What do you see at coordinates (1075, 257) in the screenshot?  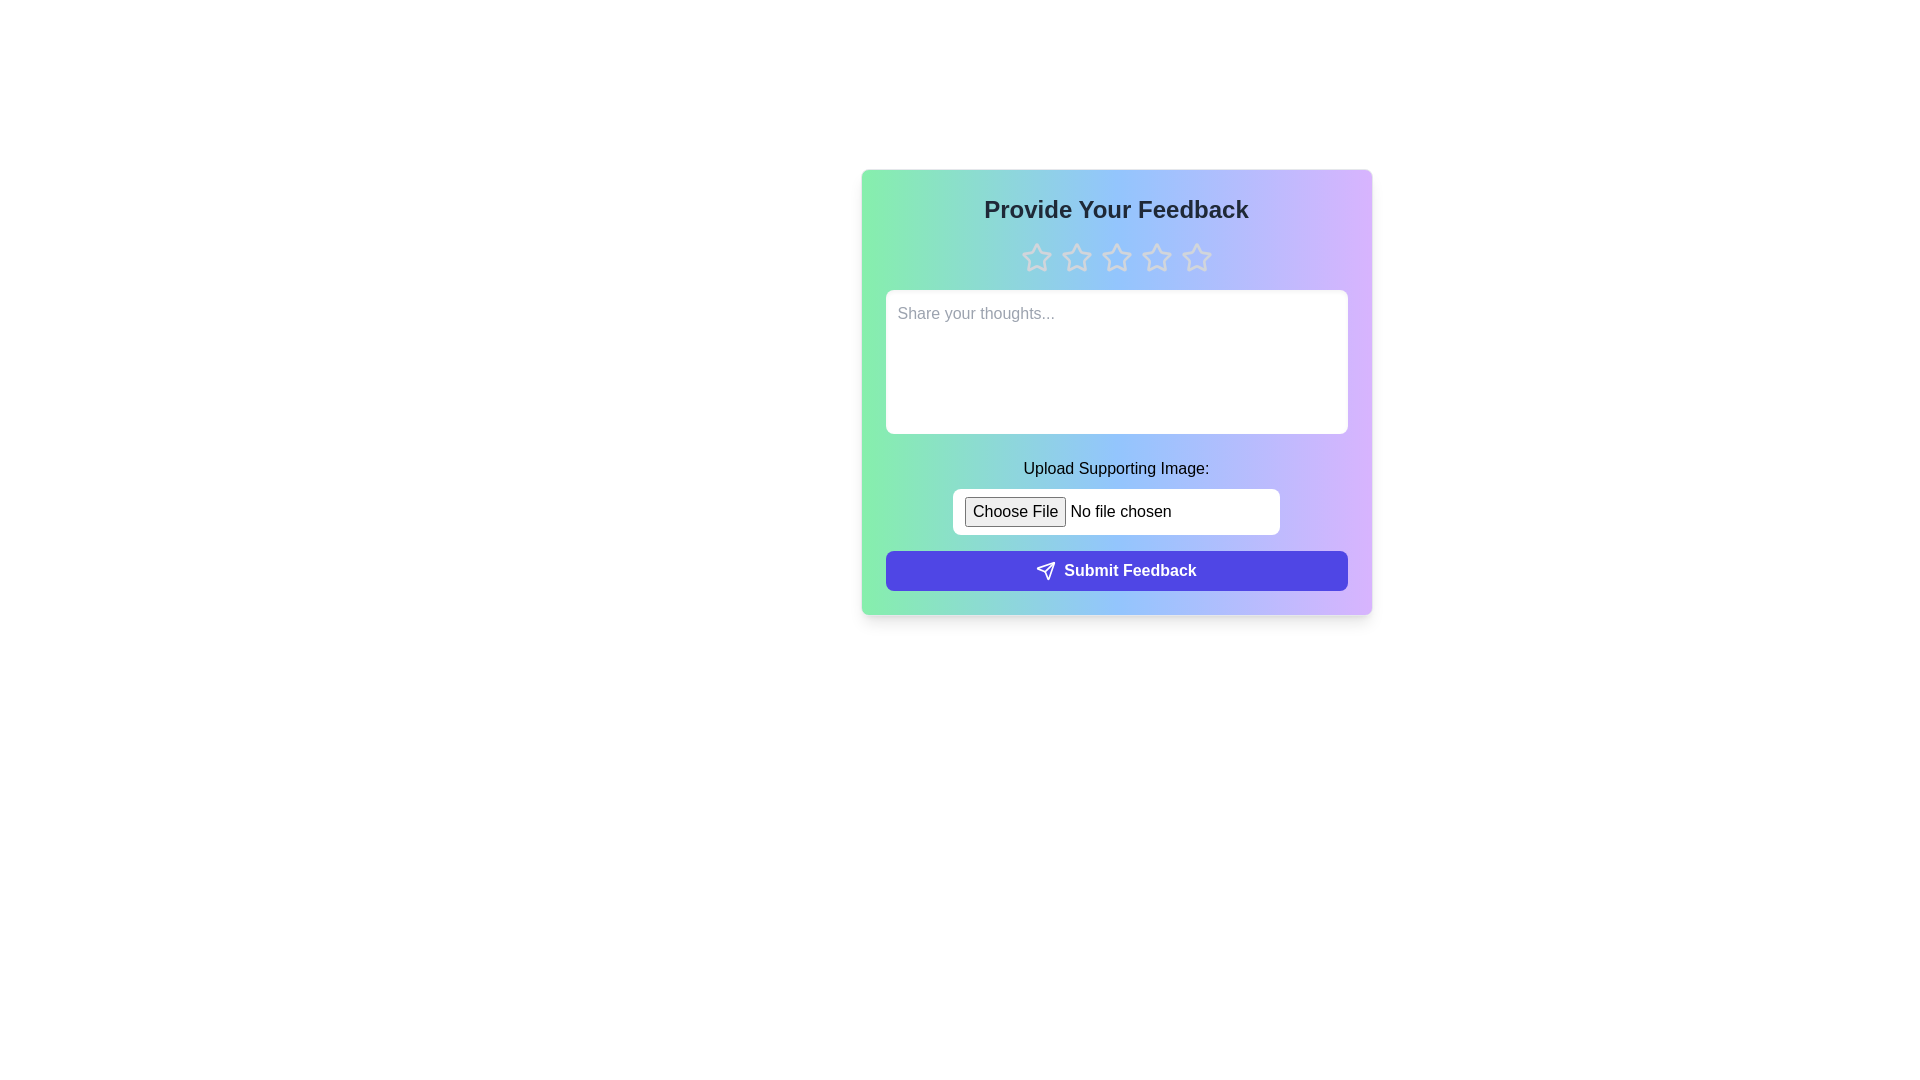 I see `the second star icon from the left` at bounding box center [1075, 257].